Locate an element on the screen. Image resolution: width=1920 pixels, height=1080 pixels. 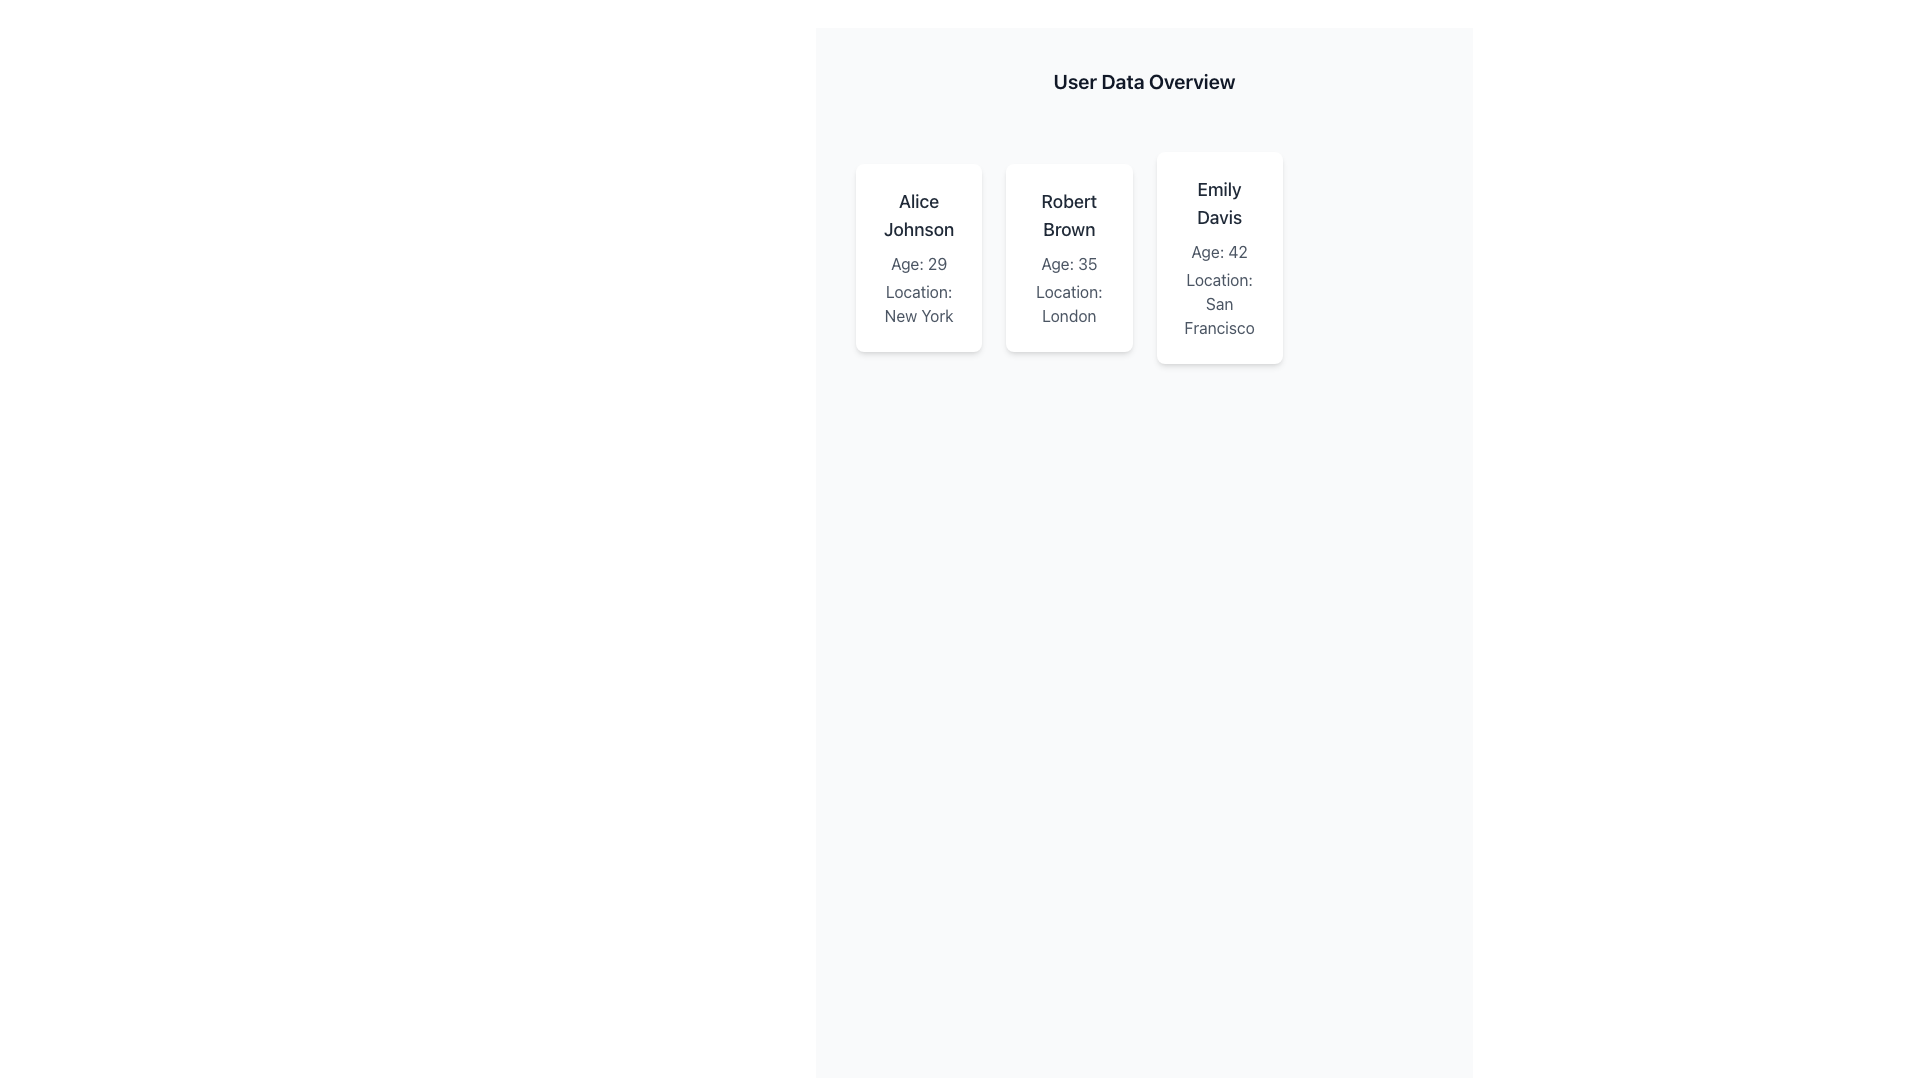
the text label displaying the location information 'London', which is positioned under 'Age: 35' and 'Robert Brown' in the middle card of a three-column layout is located at coordinates (1068, 304).